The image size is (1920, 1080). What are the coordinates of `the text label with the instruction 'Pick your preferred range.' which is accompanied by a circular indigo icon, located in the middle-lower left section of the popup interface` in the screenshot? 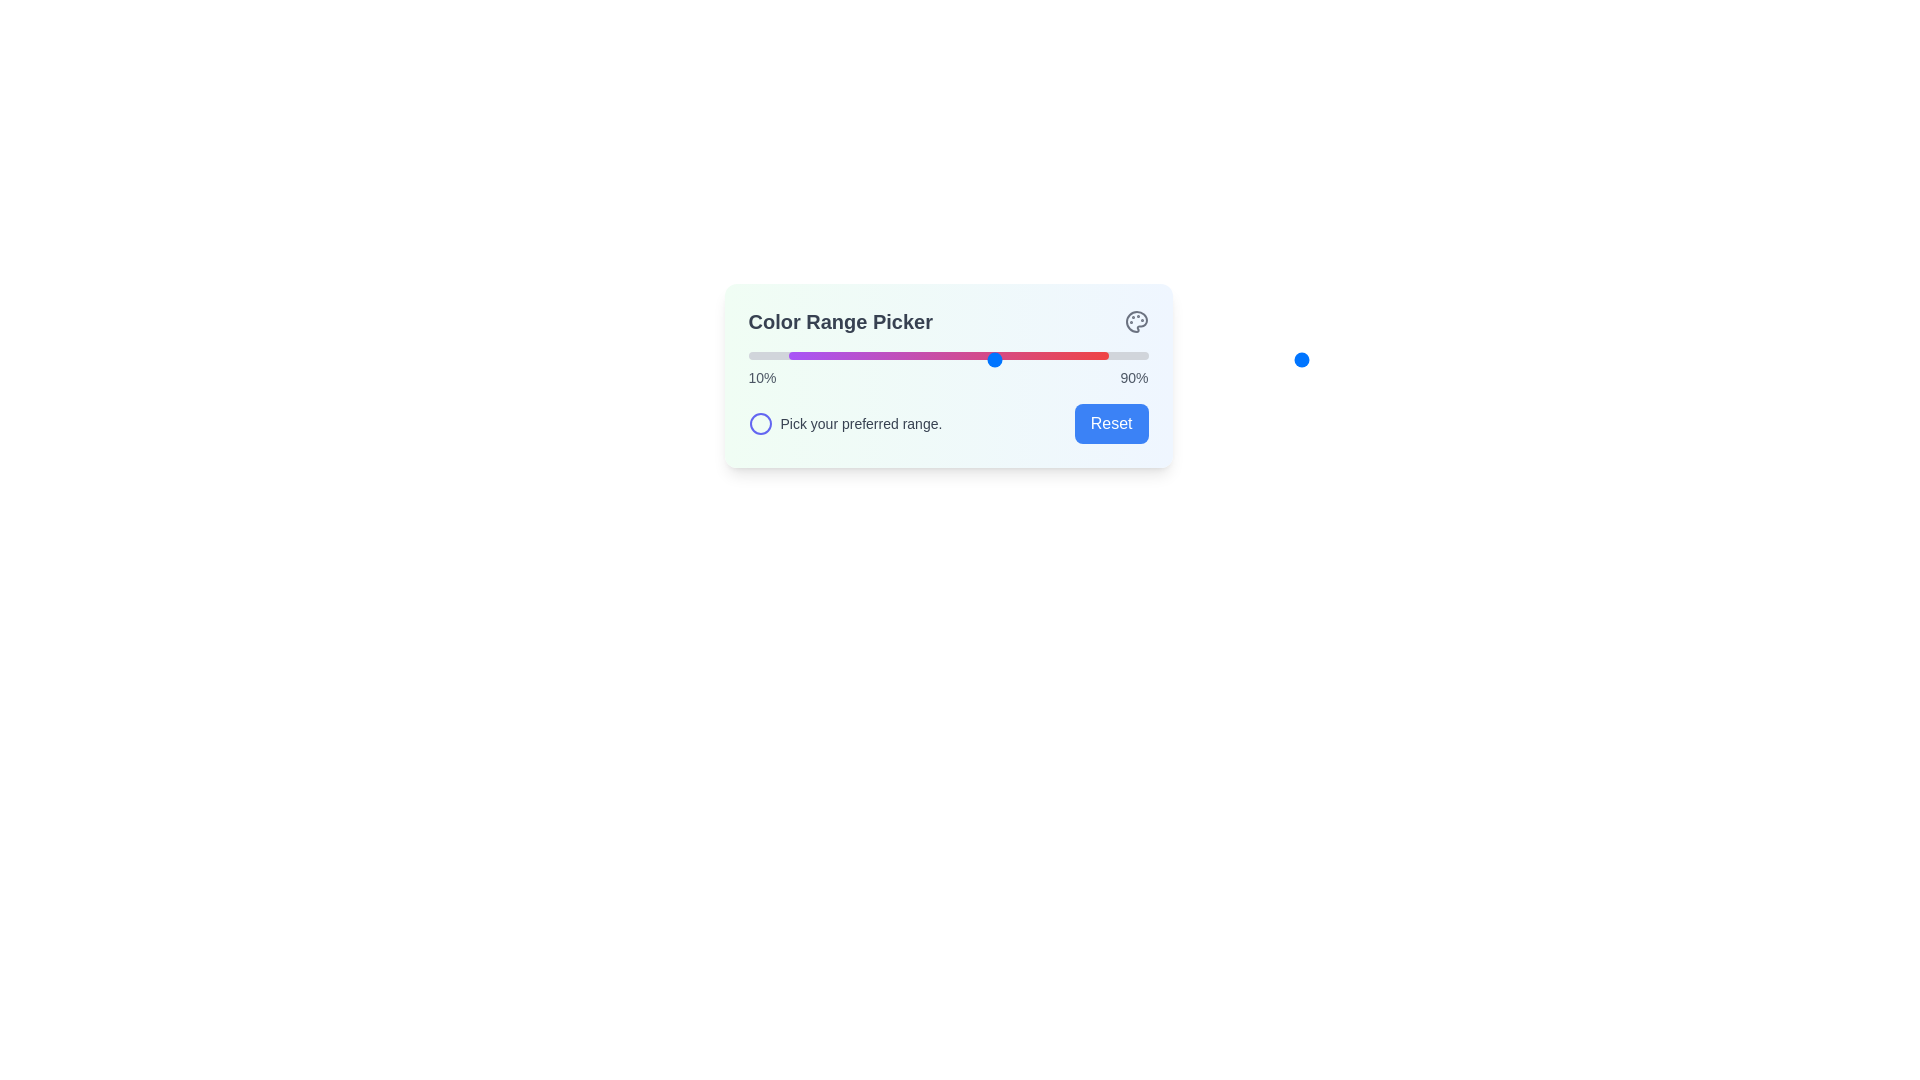 It's located at (845, 423).